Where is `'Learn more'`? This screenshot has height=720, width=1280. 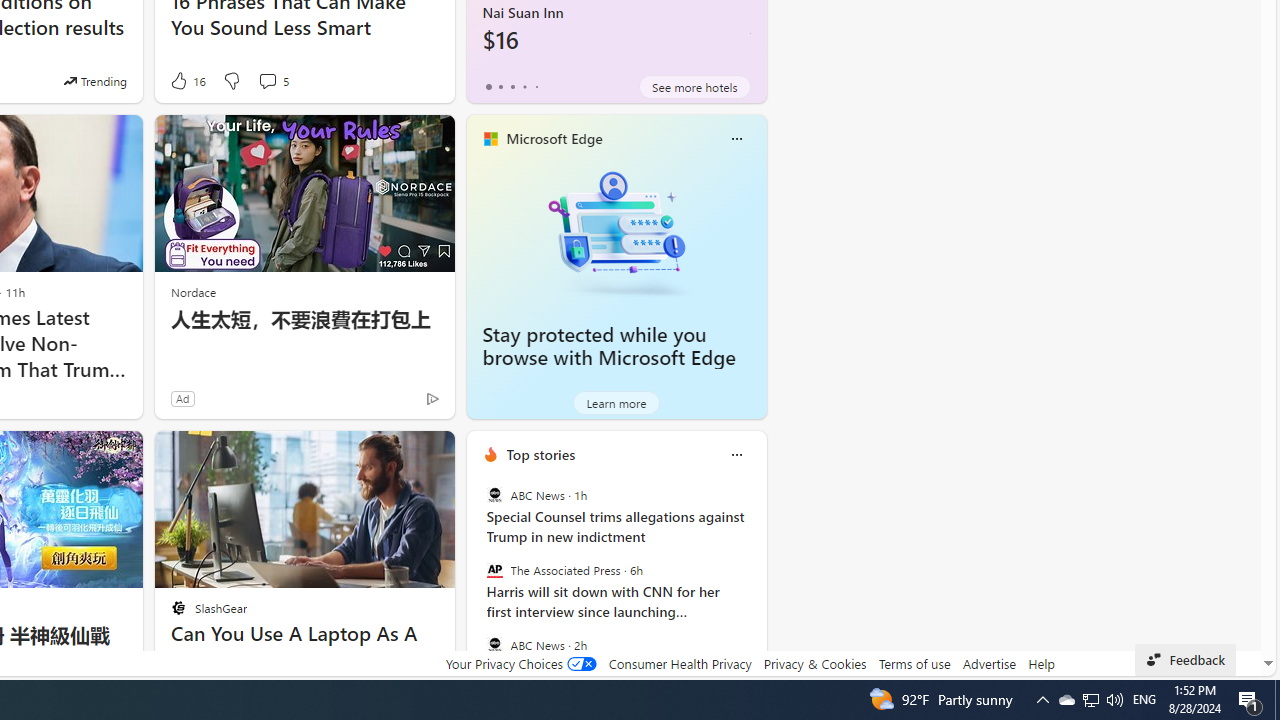 'Learn more' is located at coordinates (615, 402).